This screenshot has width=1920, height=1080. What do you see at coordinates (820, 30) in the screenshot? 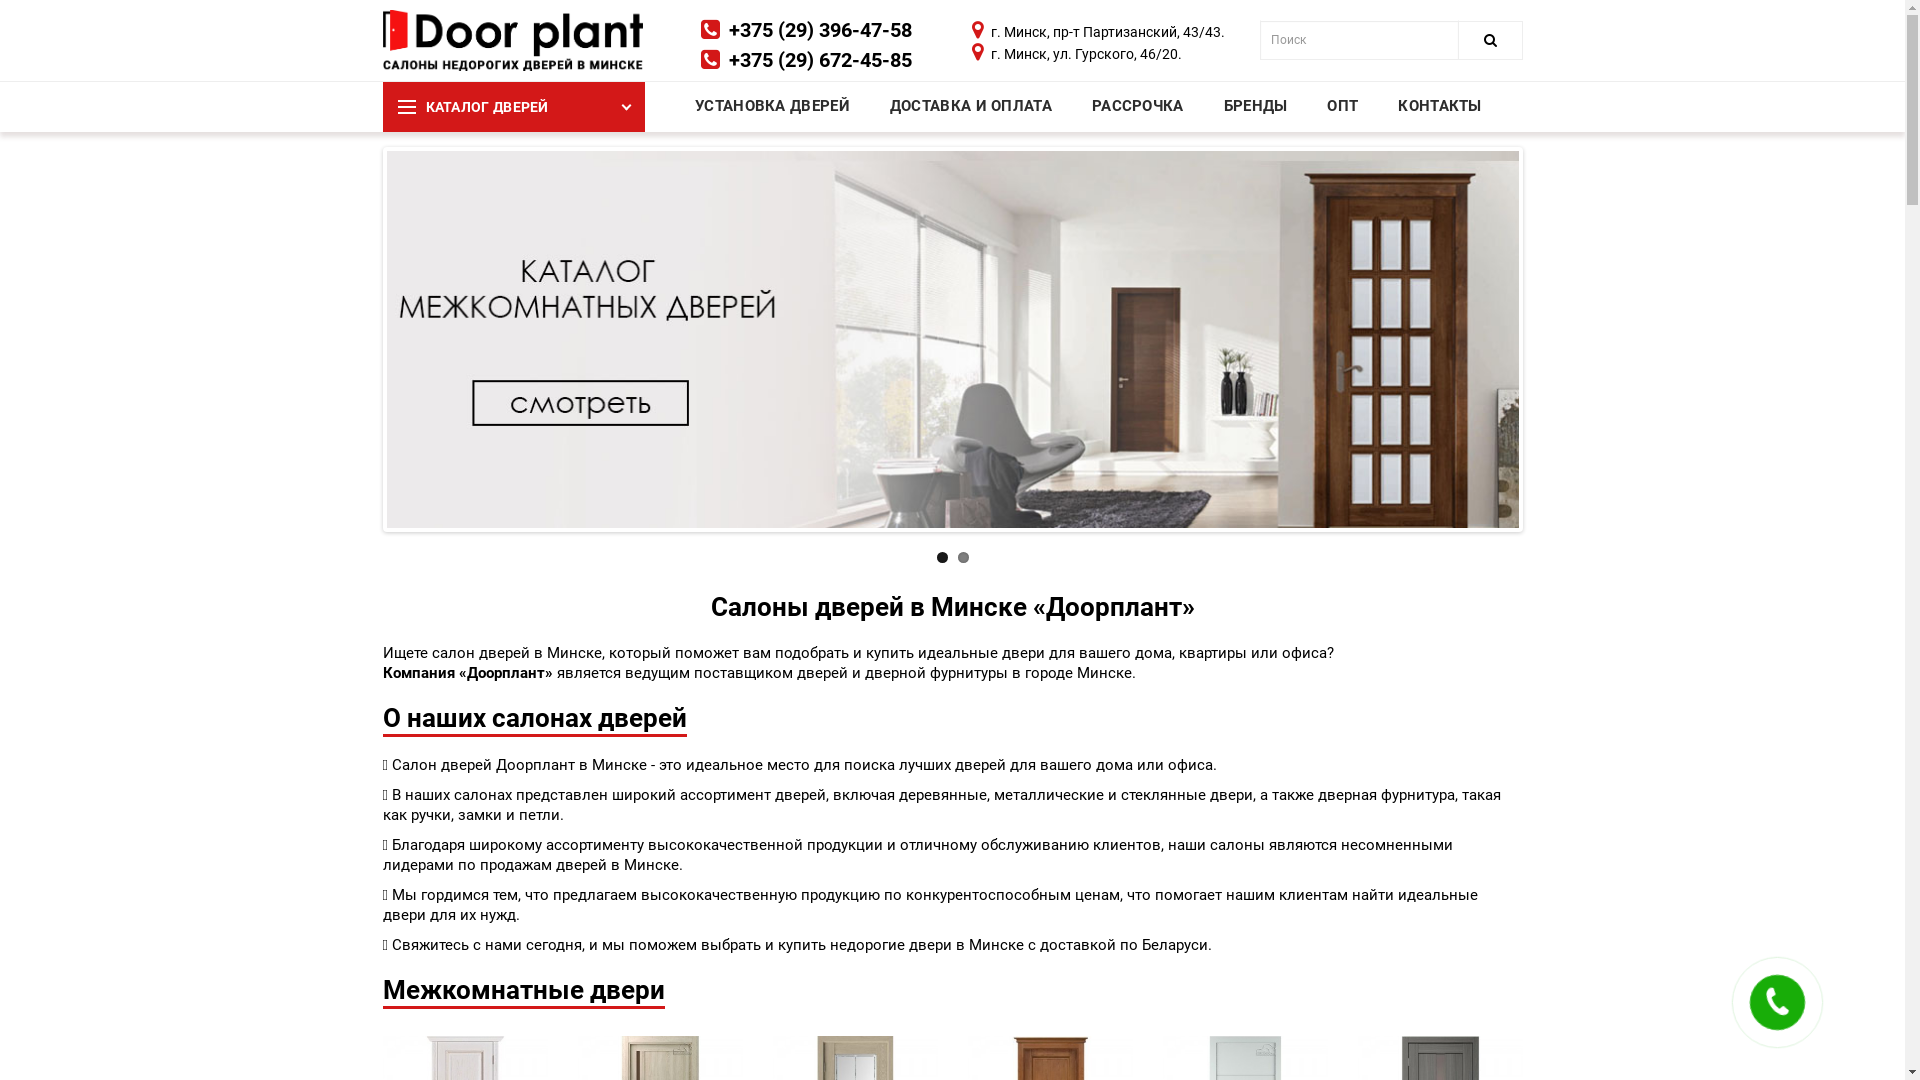
I see `'+375 (29) 396-47-58'` at bounding box center [820, 30].